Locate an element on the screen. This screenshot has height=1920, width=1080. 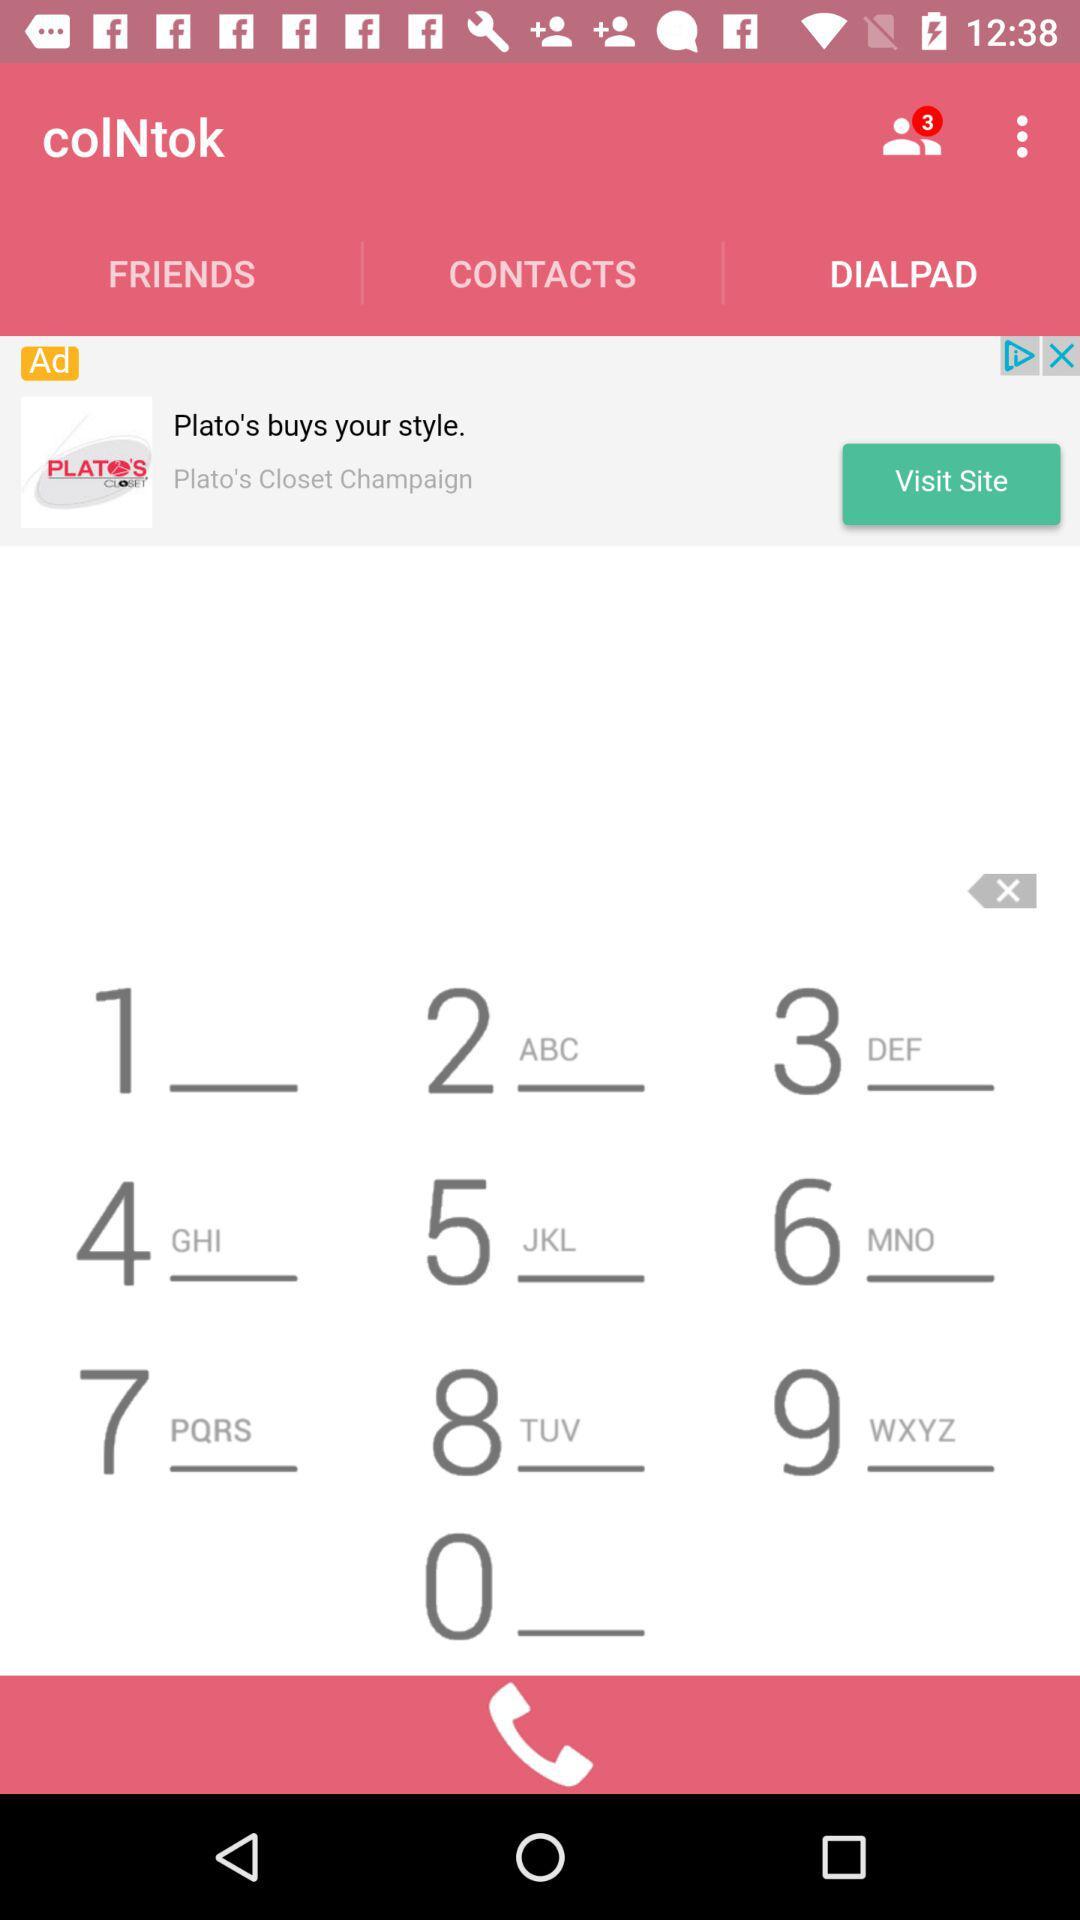
contacts left to dialpad is located at coordinates (543, 272).